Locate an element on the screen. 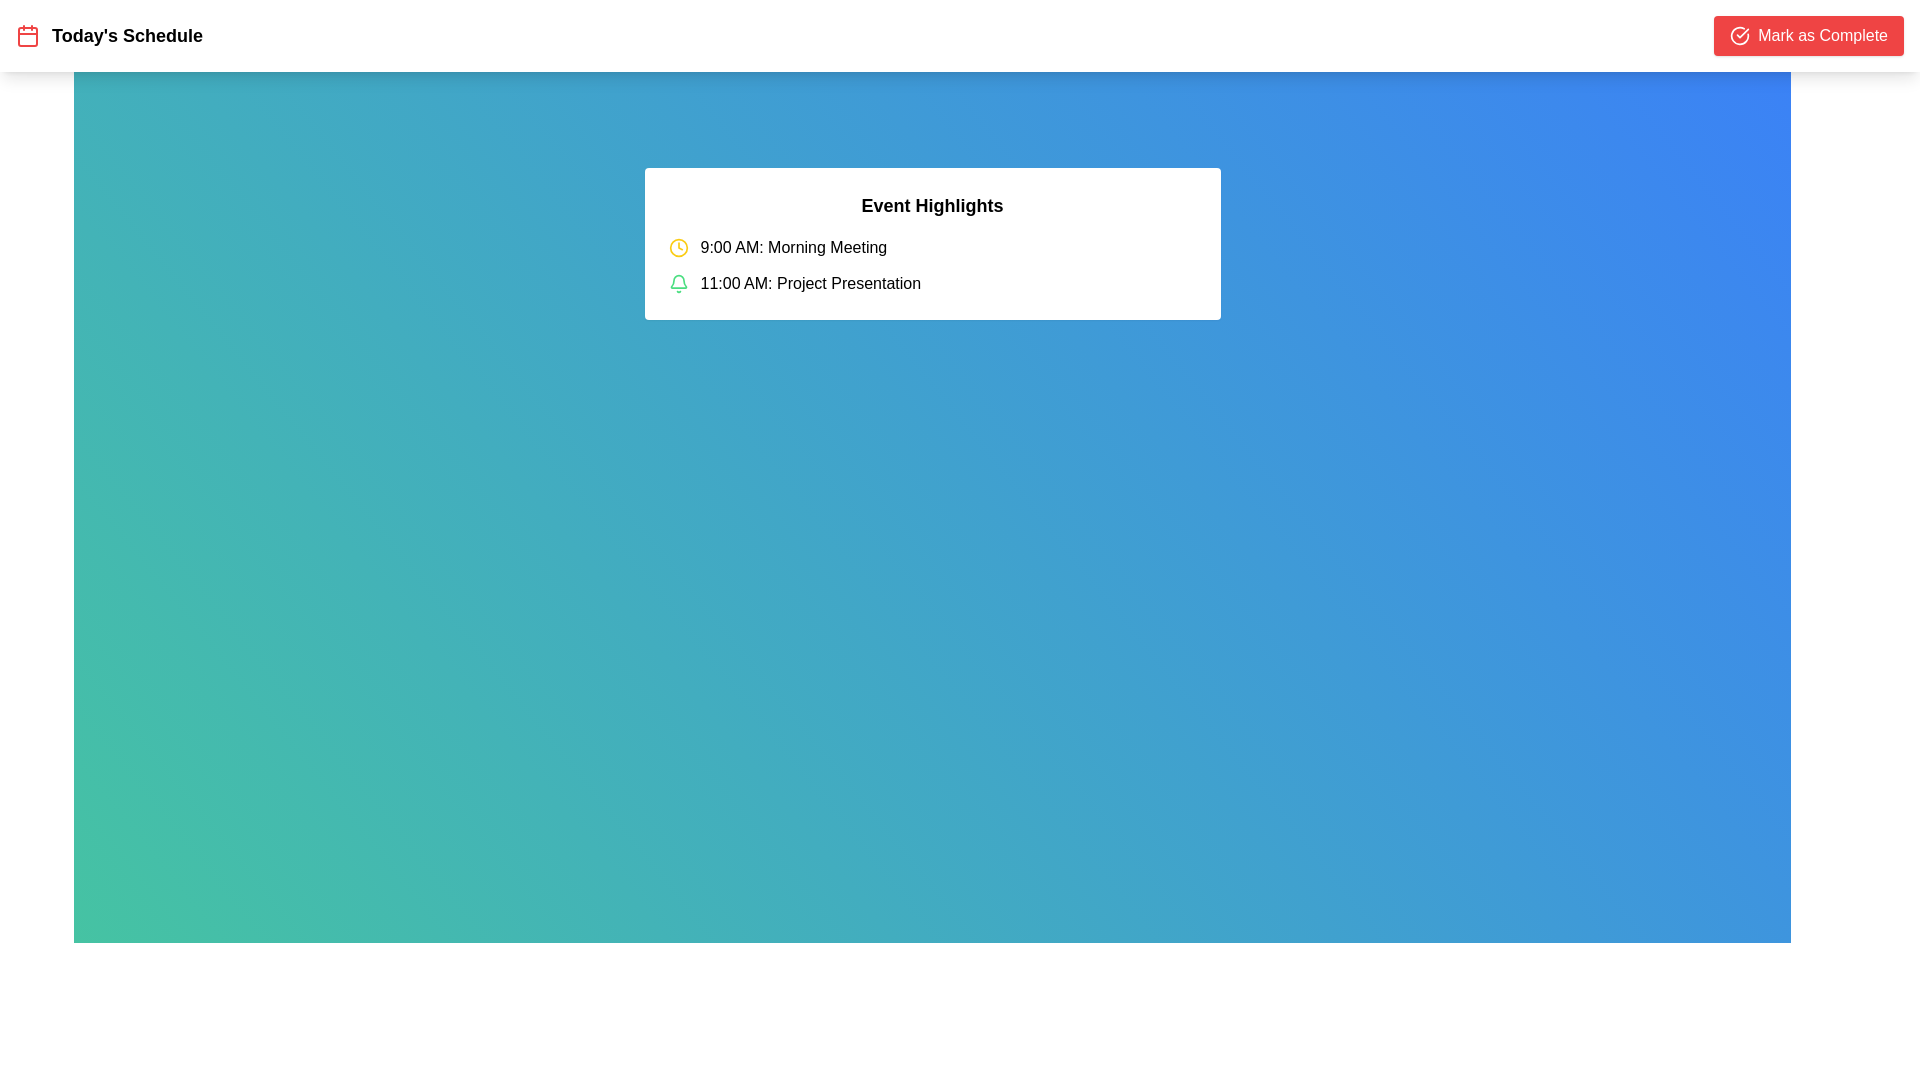  the 'Project Presentation' schedule entry, which is the second entry under the 'Event Highlights' section is located at coordinates (931, 284).